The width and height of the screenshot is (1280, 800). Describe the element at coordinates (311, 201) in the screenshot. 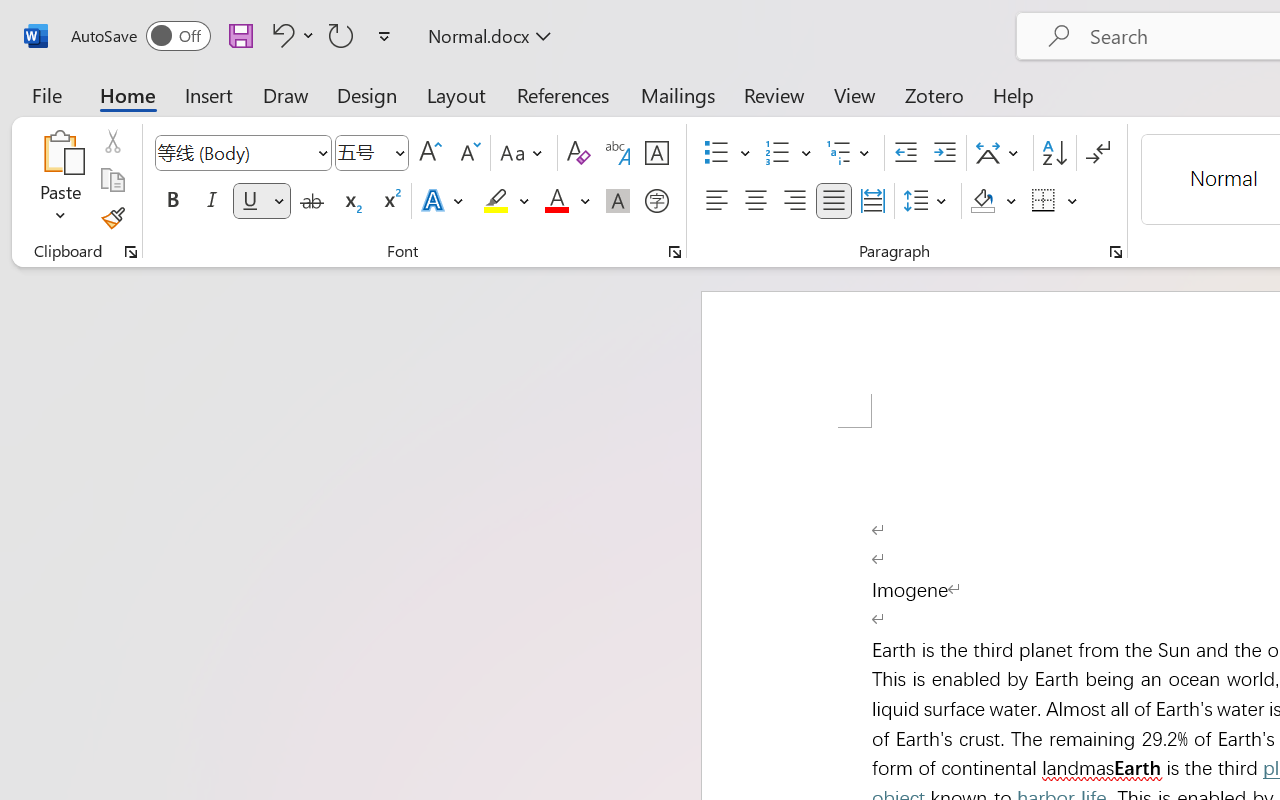

I see `'Strikethrough'` at that location.